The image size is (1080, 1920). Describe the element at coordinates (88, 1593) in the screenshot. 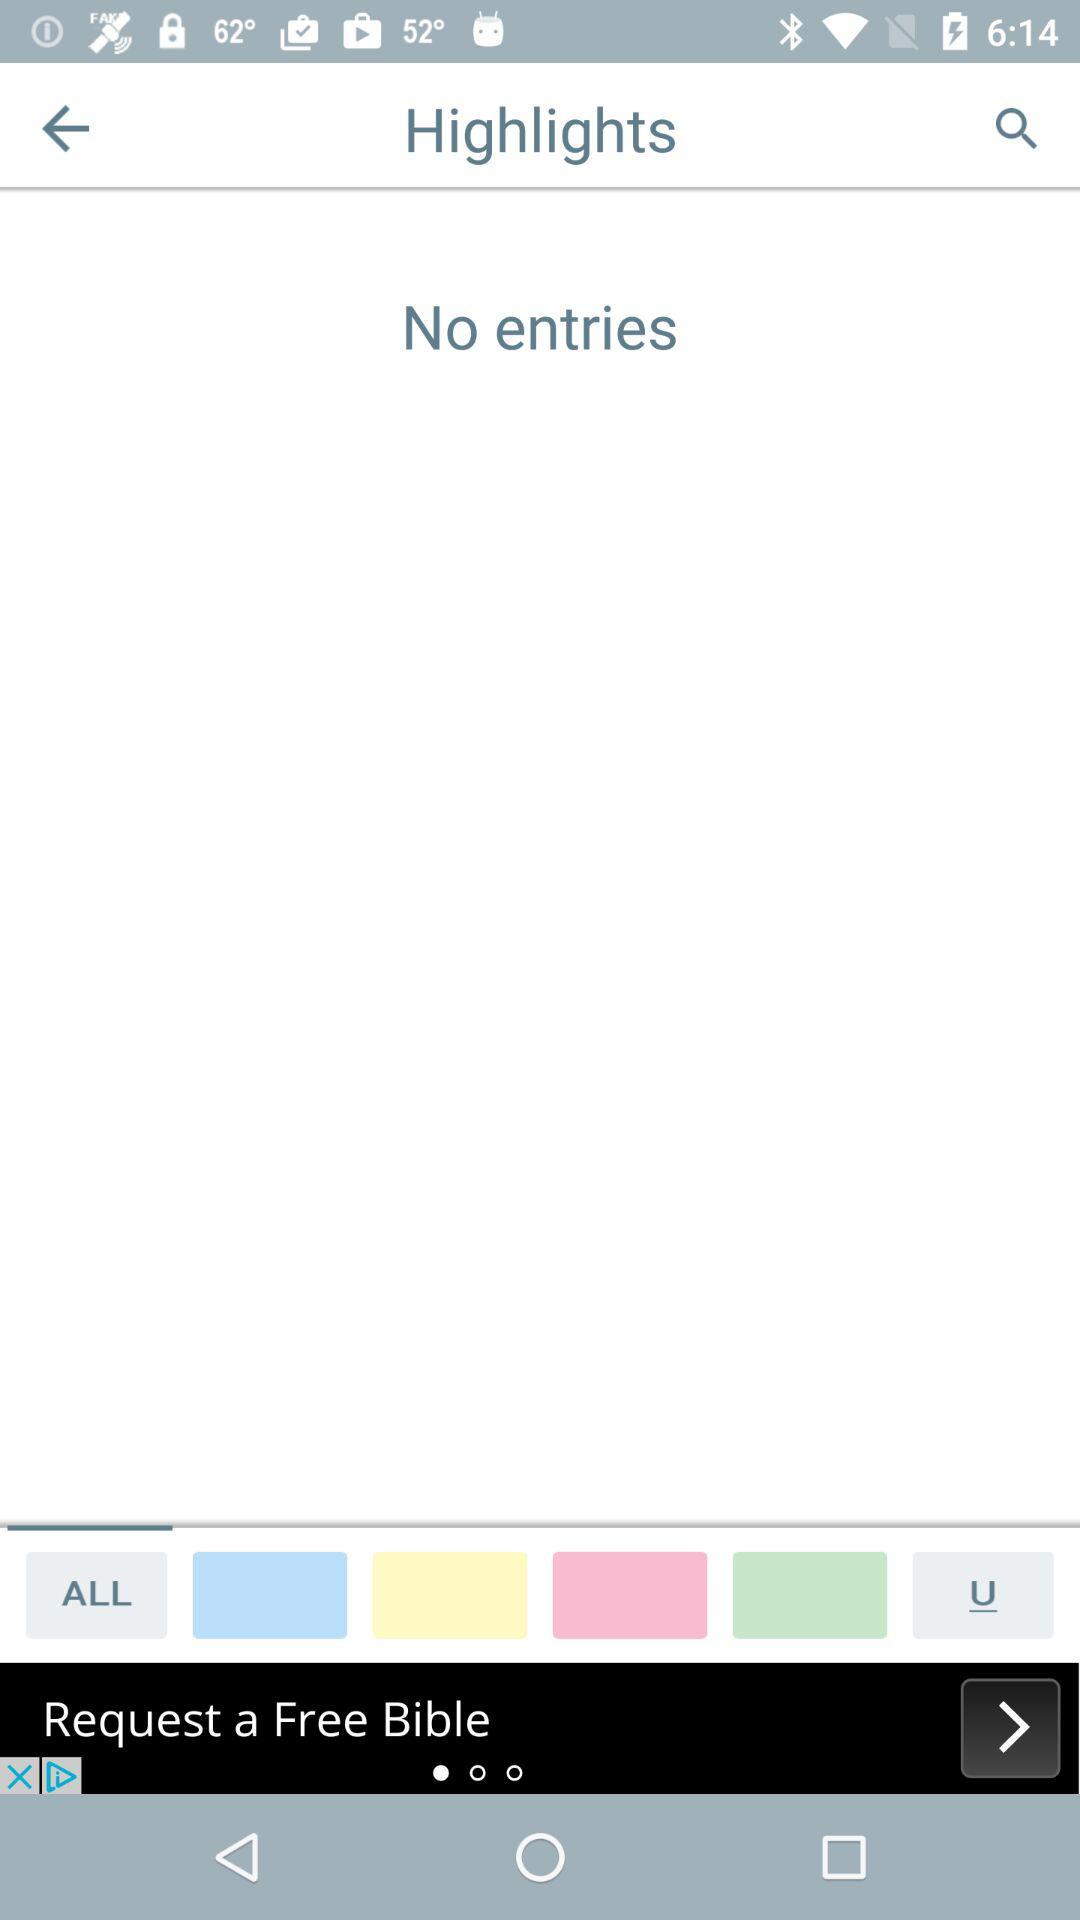

I see `see all contents` at that location.